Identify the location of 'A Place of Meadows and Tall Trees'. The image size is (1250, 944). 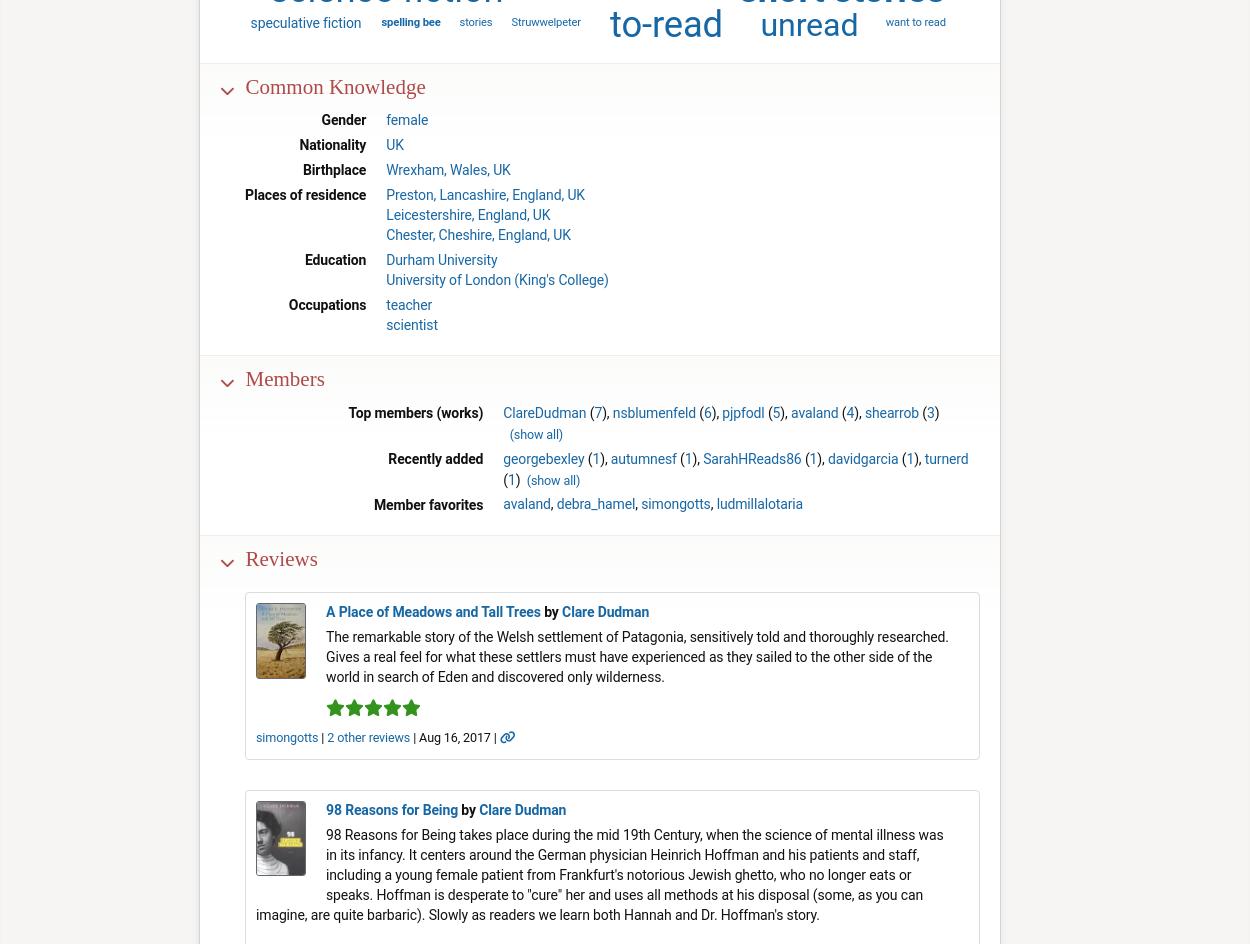
(433, 611).